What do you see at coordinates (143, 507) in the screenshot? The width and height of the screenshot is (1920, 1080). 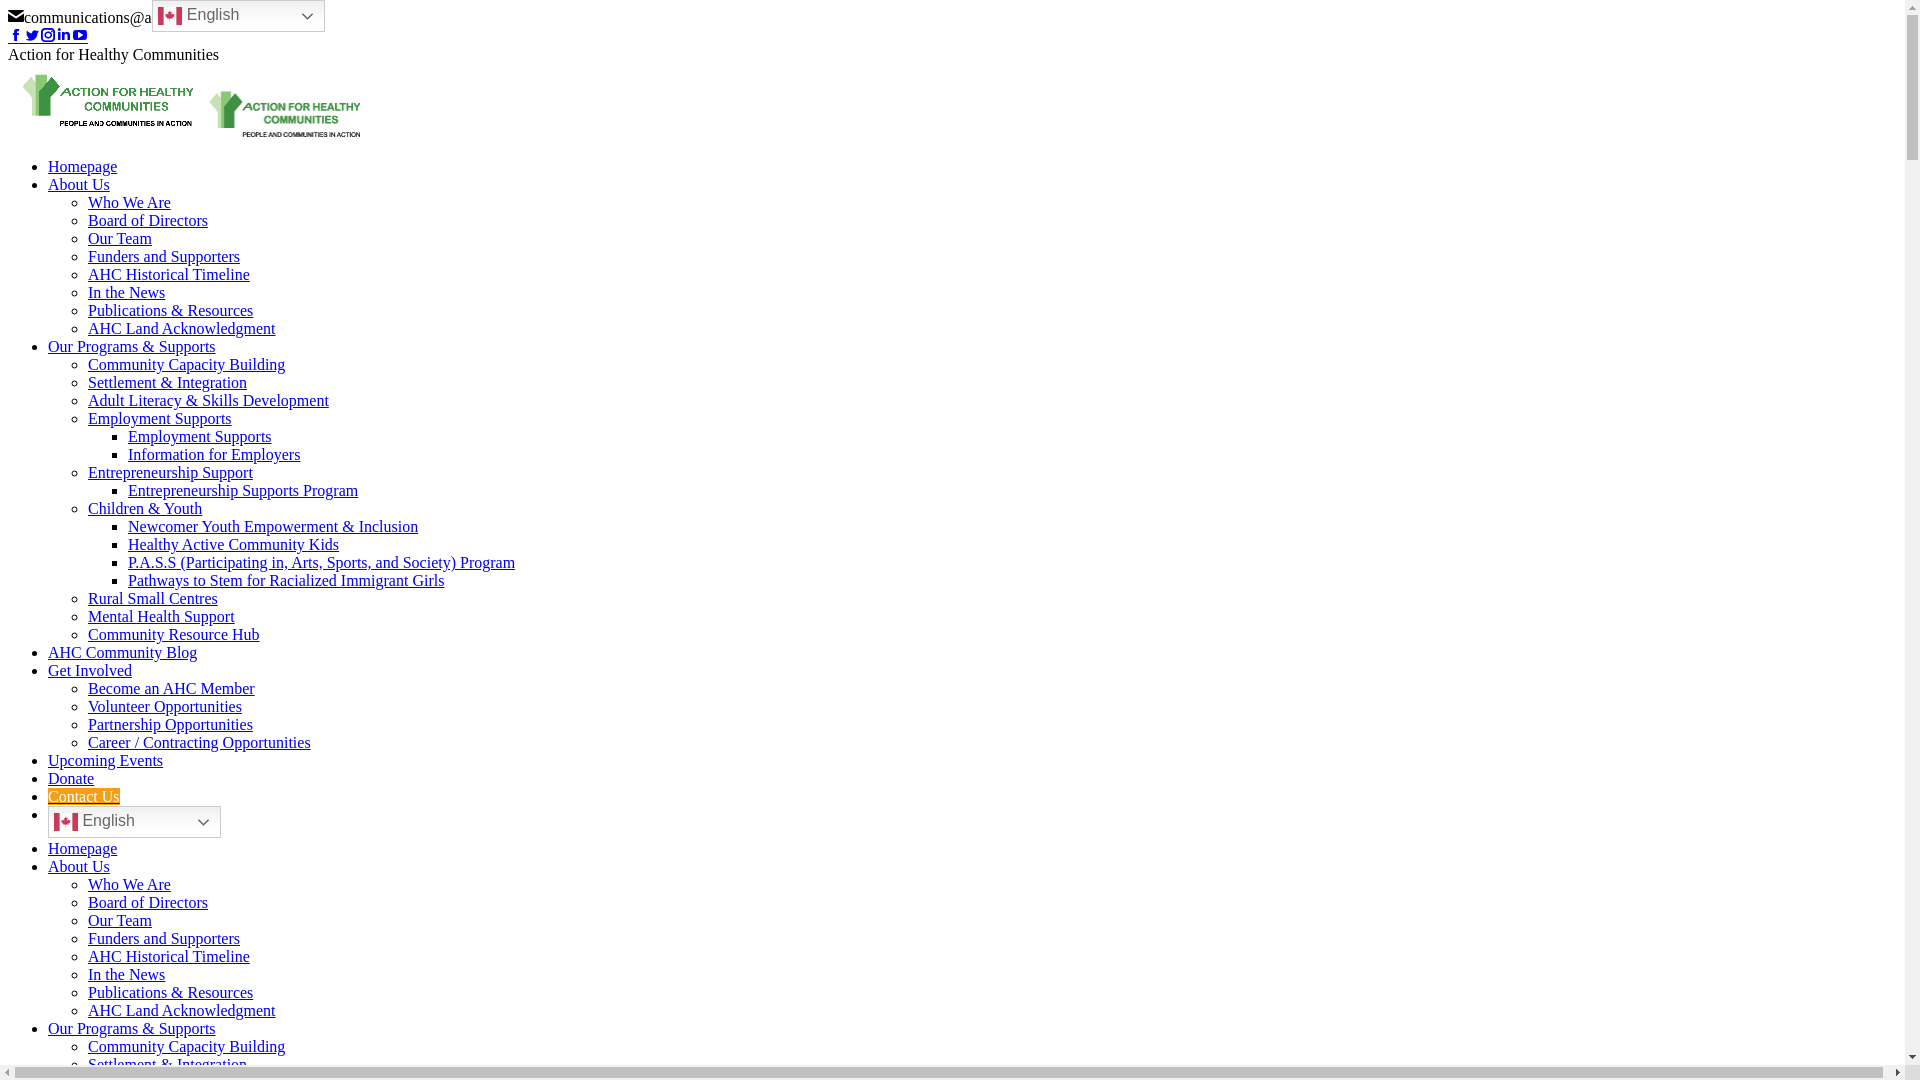 I see `'Children & Youth'` at bounding box center [143, 507].